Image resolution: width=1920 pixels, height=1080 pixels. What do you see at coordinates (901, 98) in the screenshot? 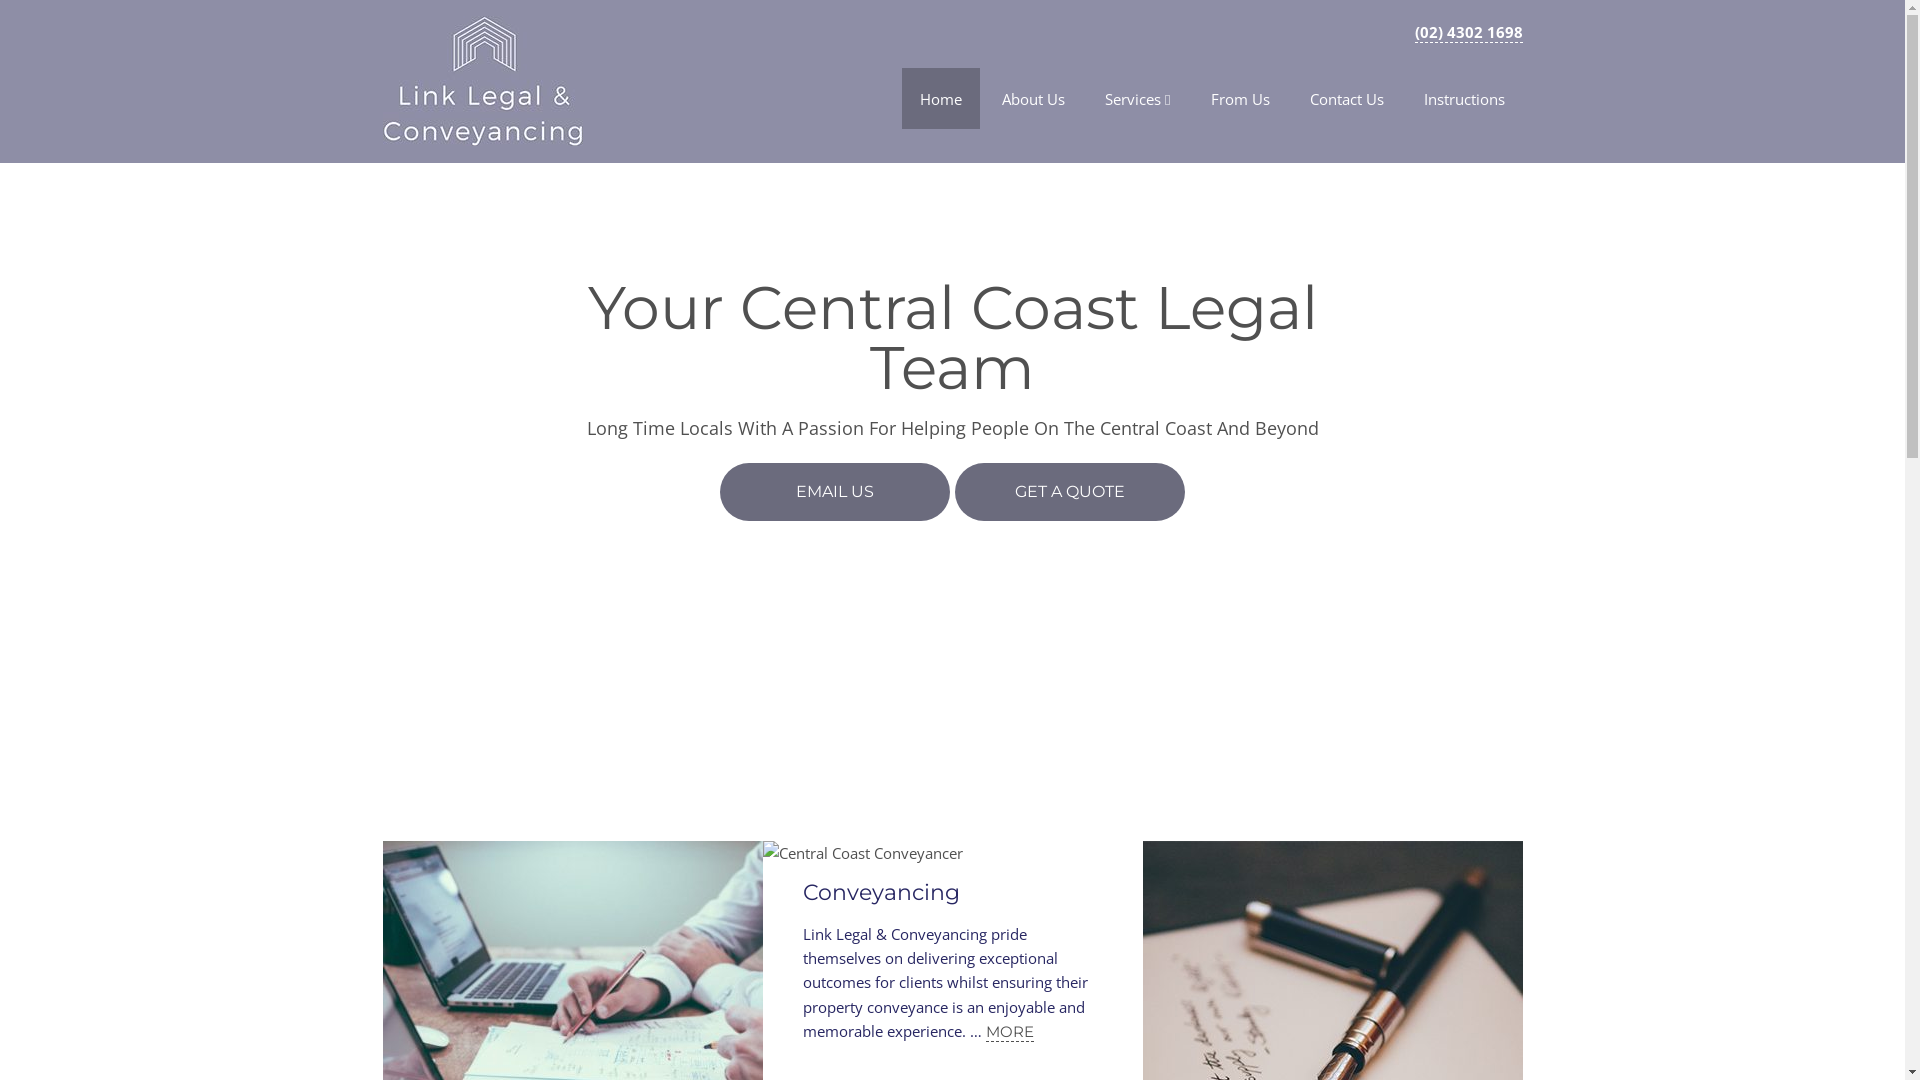
I see `'Home'` at bounding box center [901, 98].